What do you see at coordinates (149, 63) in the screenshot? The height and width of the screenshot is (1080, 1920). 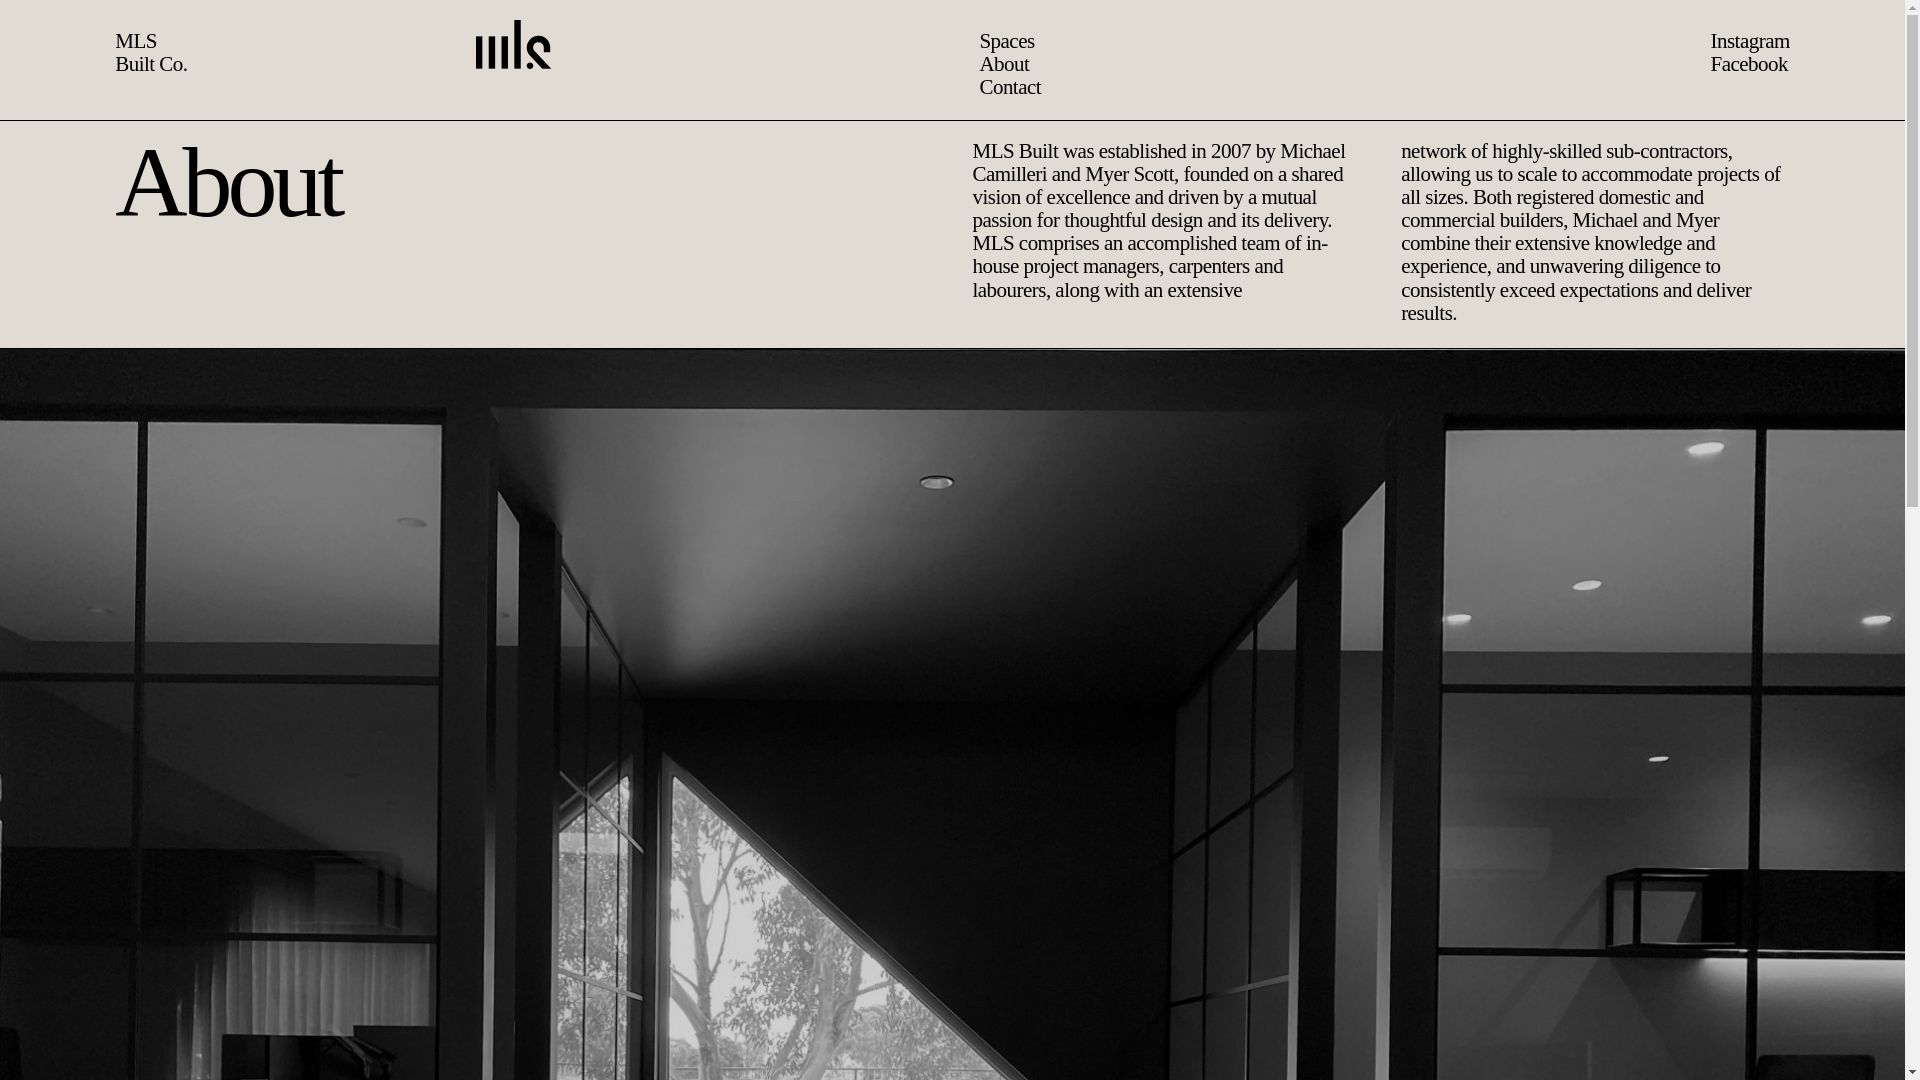 I see `'Built Co.'` at bounding box center [149, 63].